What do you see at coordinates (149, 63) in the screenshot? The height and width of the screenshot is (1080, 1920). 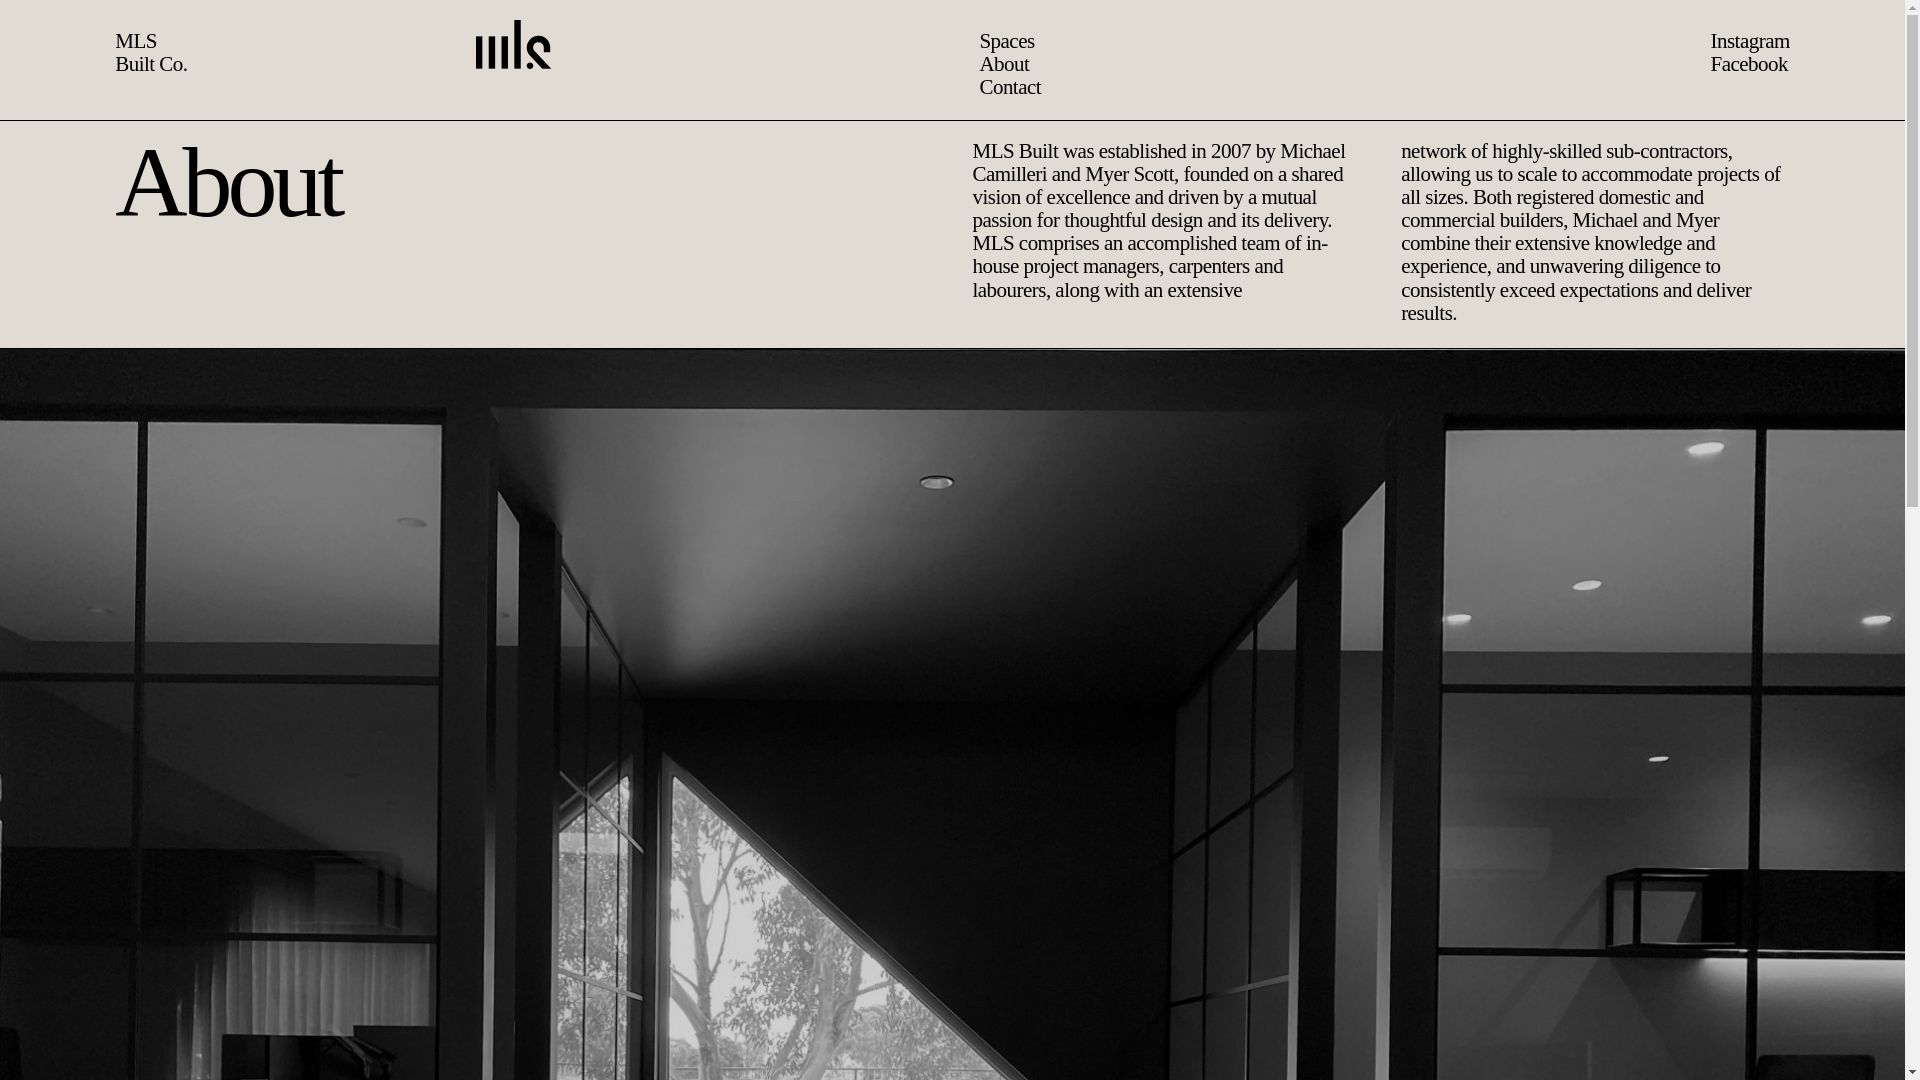 I see `'Built Co.'` at bounding box center [149, 63].